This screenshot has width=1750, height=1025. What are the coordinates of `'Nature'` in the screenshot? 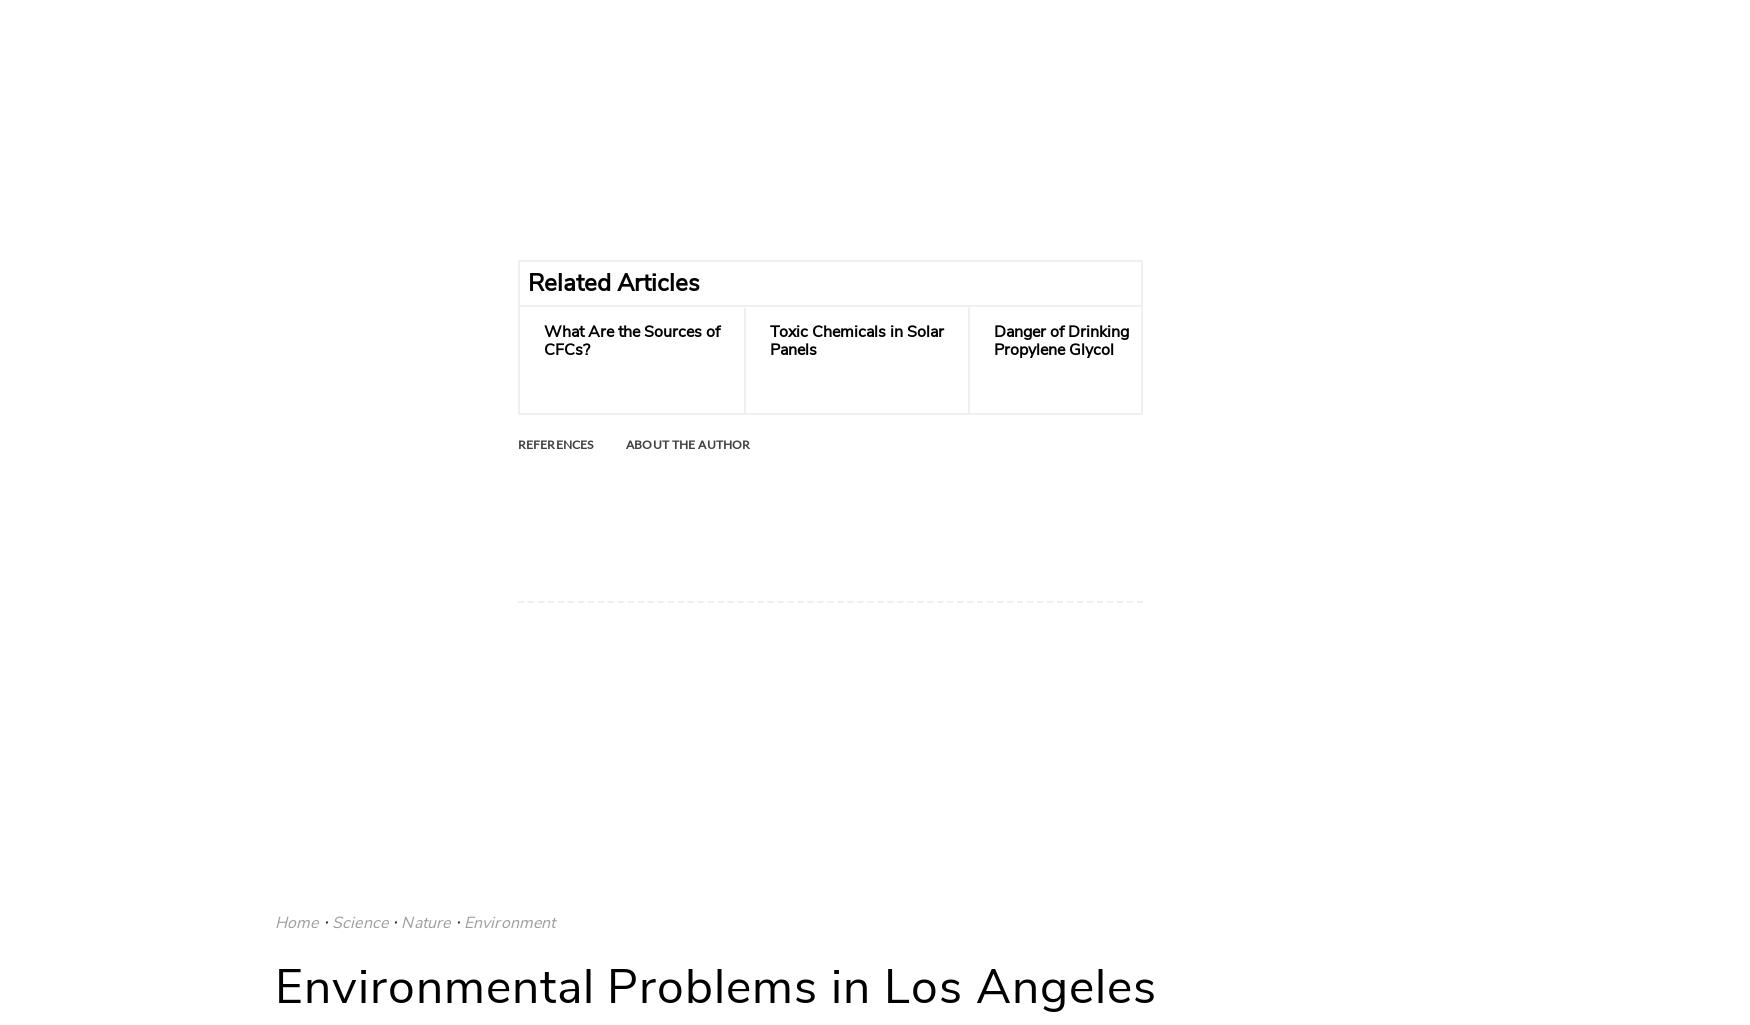 It's located at (424, 920).